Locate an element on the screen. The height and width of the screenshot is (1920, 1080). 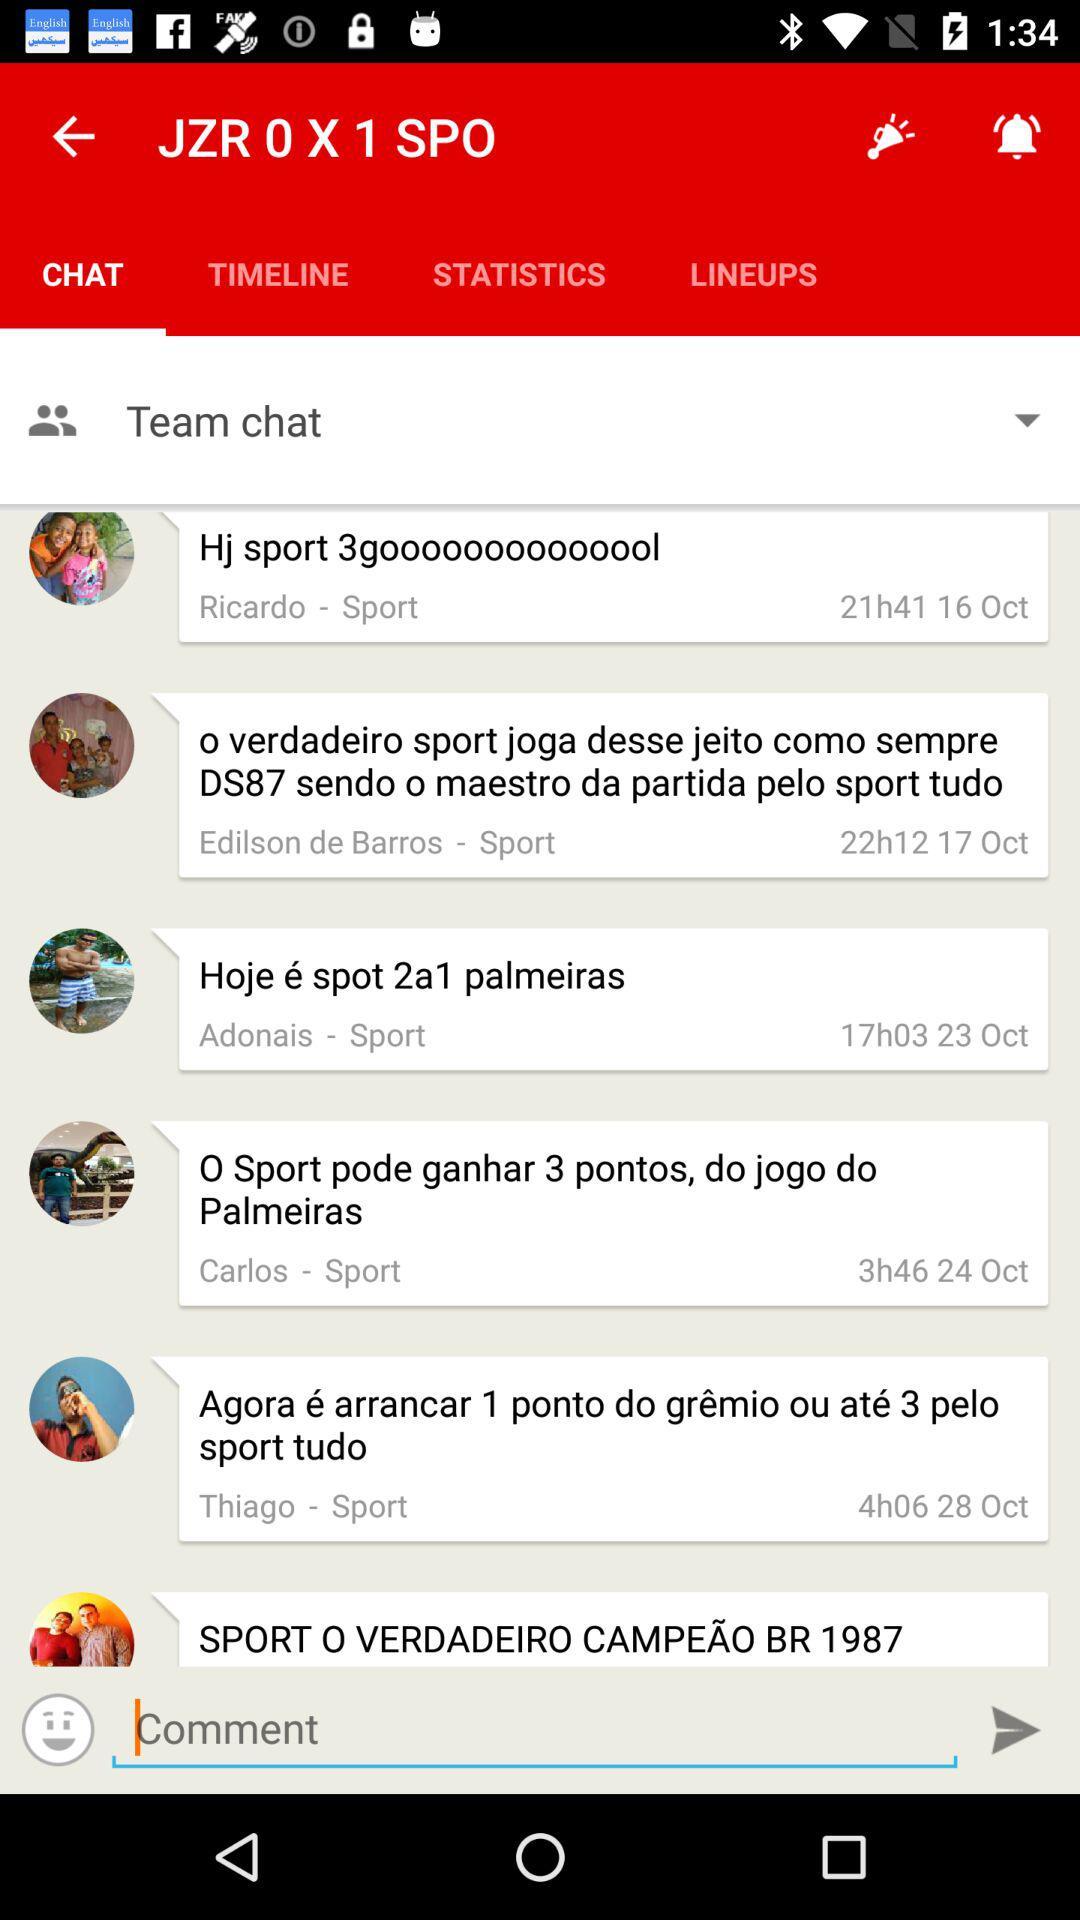
the icon next to the jzr 0 x item is located at coordinates (72, 135).